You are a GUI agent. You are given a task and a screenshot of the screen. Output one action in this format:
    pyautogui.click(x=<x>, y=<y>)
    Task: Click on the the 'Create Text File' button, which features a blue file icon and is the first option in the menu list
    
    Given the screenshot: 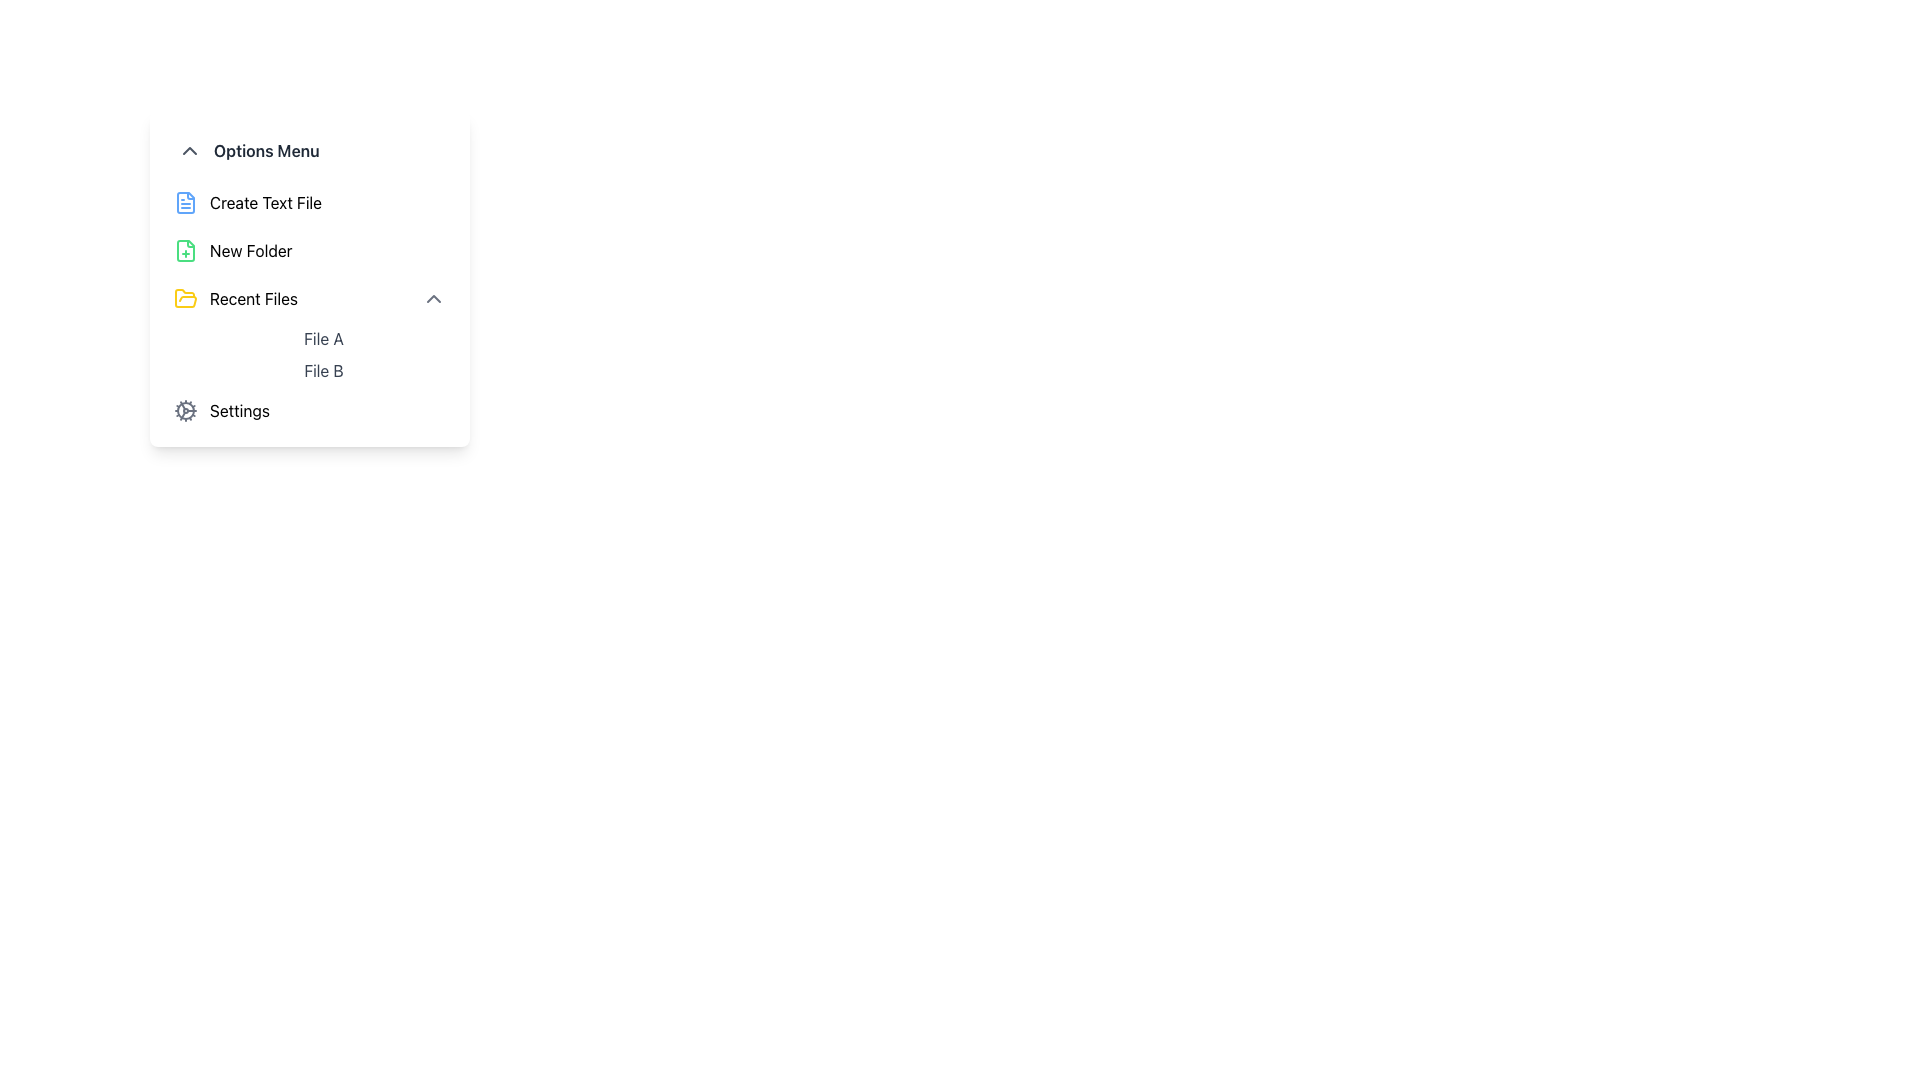 What is the action you would take?
    pyautogui.click(x=309, y=203)
    